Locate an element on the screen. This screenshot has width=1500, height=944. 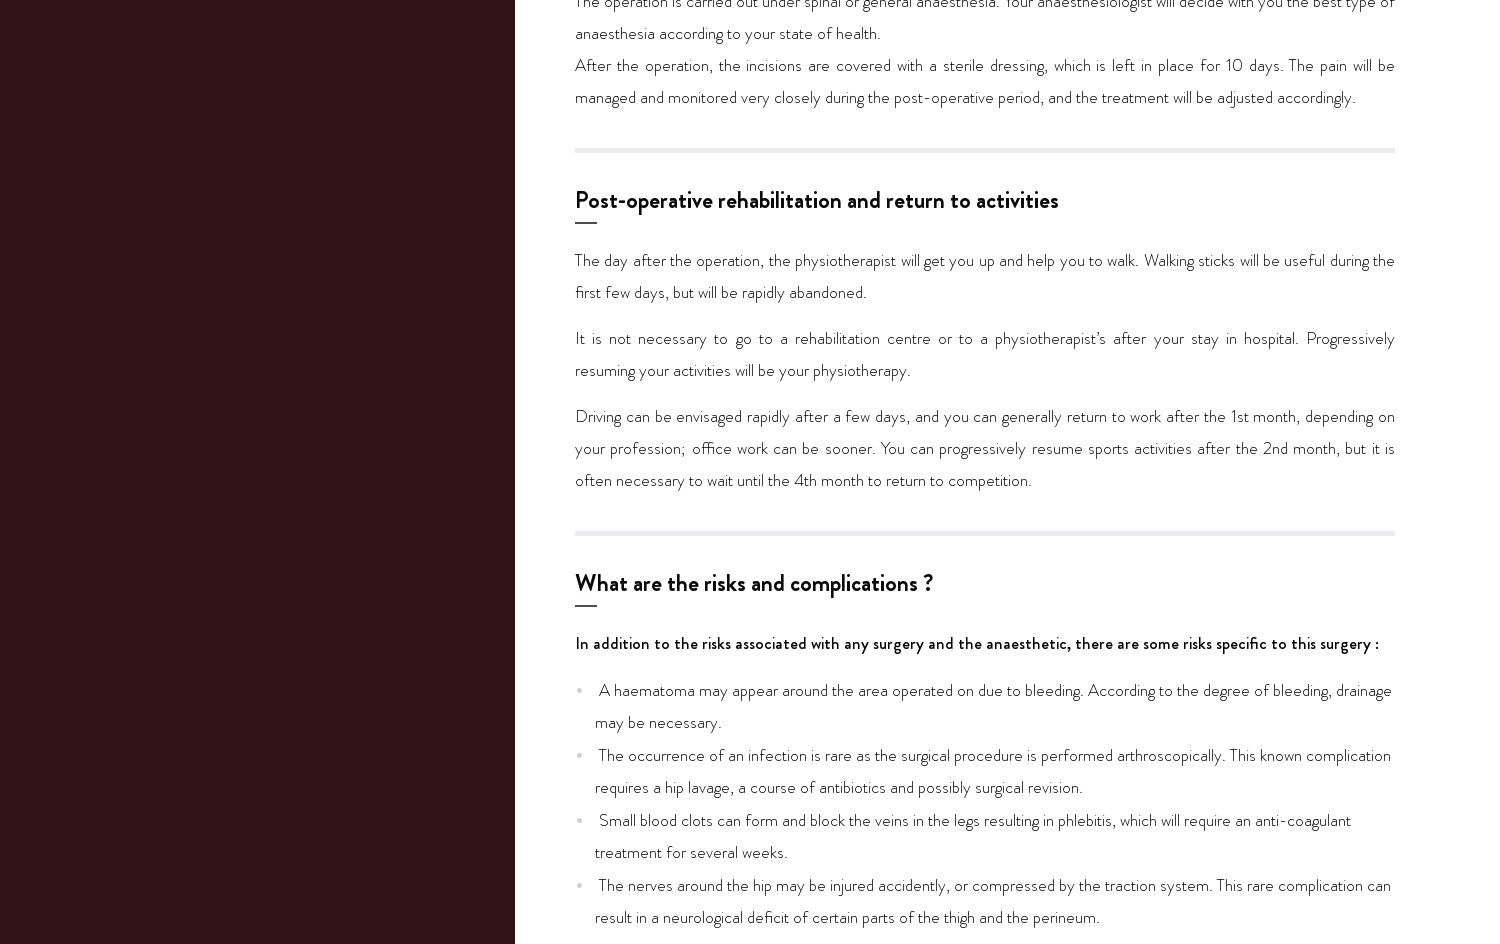
'The day after the operation, the physiotherapist will get you up and help you to walk. Walking sticks will be useful during the first few days, but will be rapidly abandoned.' is located at coordinates (984, 274).